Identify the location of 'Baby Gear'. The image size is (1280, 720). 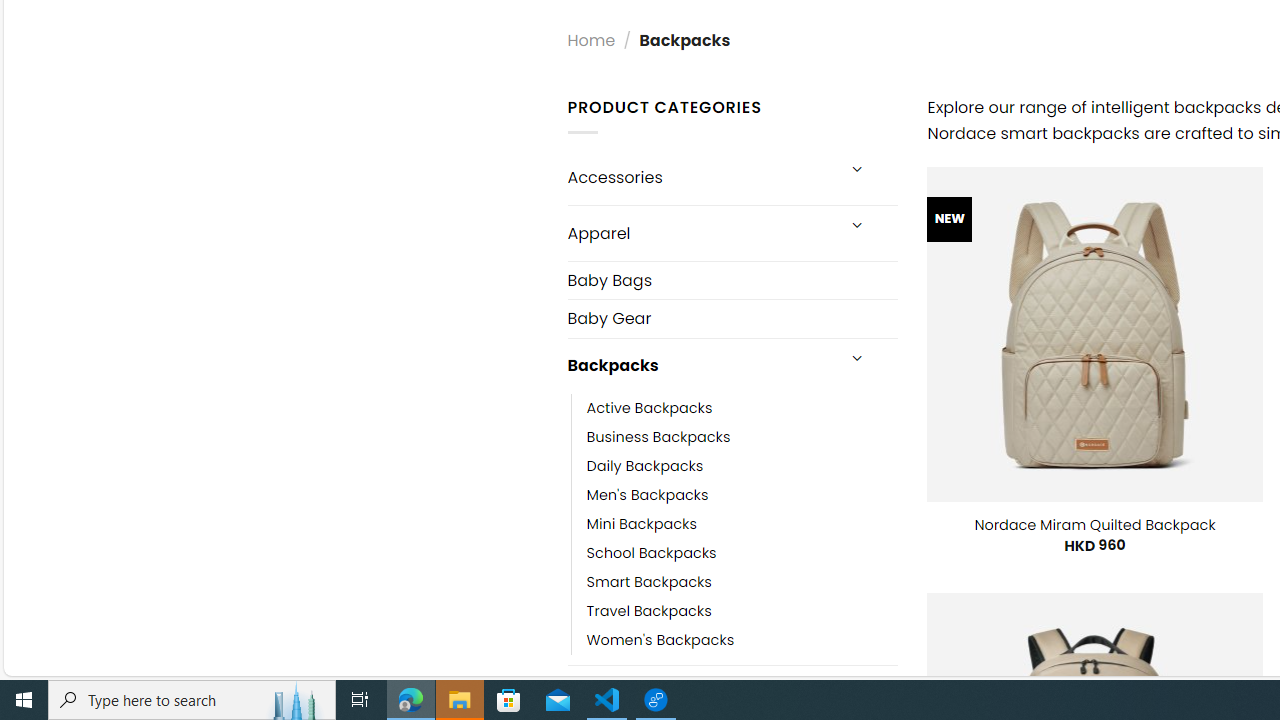
(731, 317).